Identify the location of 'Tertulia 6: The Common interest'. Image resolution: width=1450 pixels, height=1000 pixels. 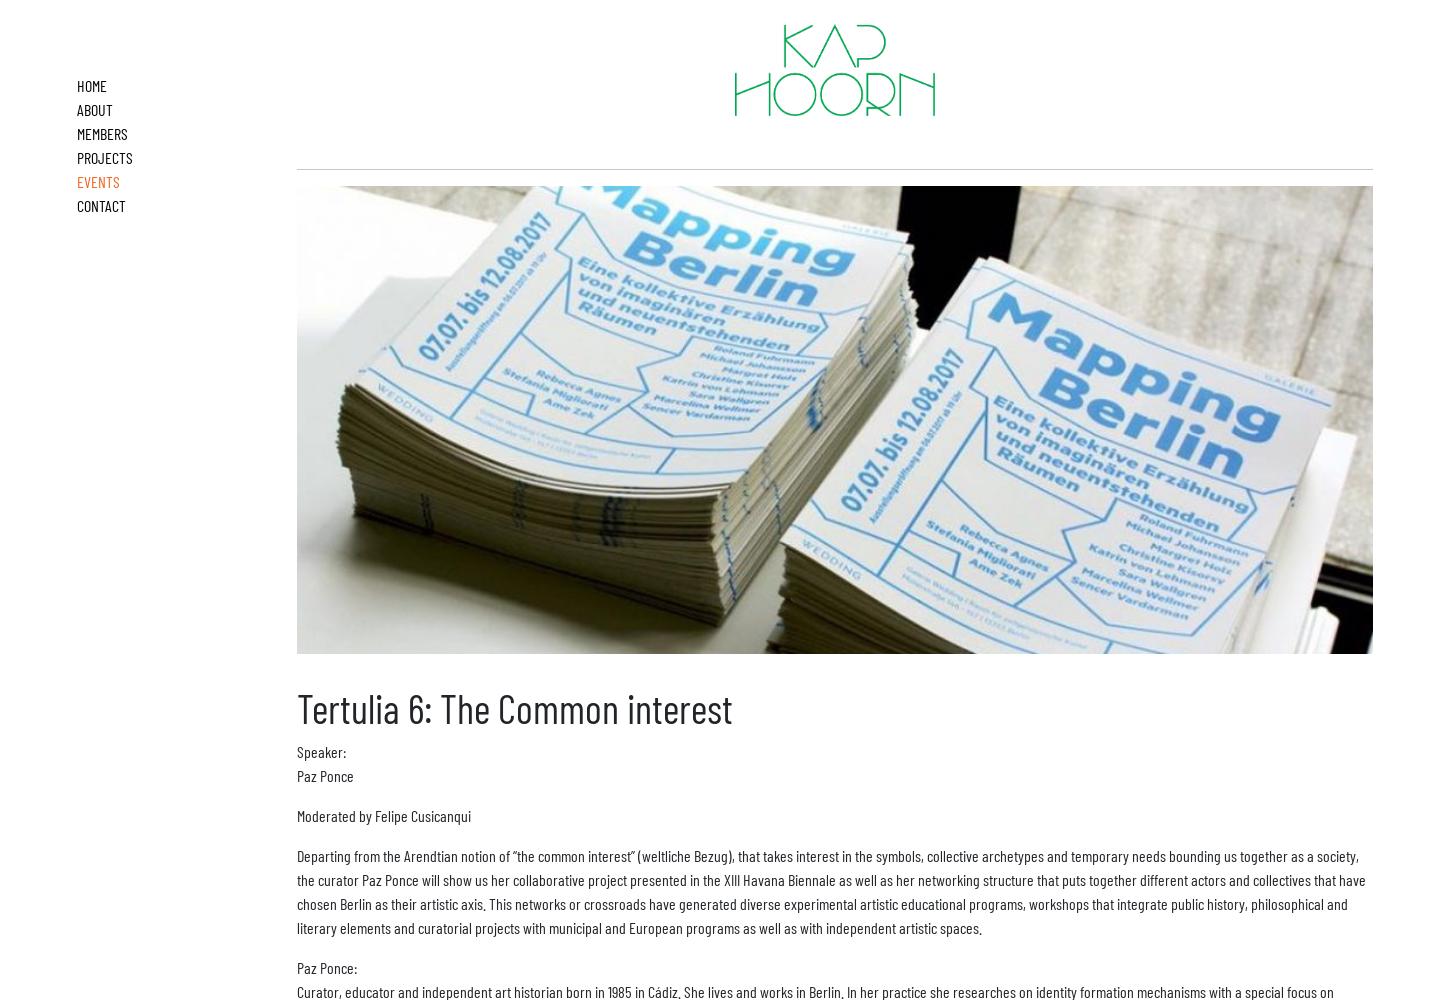
(296, 706).